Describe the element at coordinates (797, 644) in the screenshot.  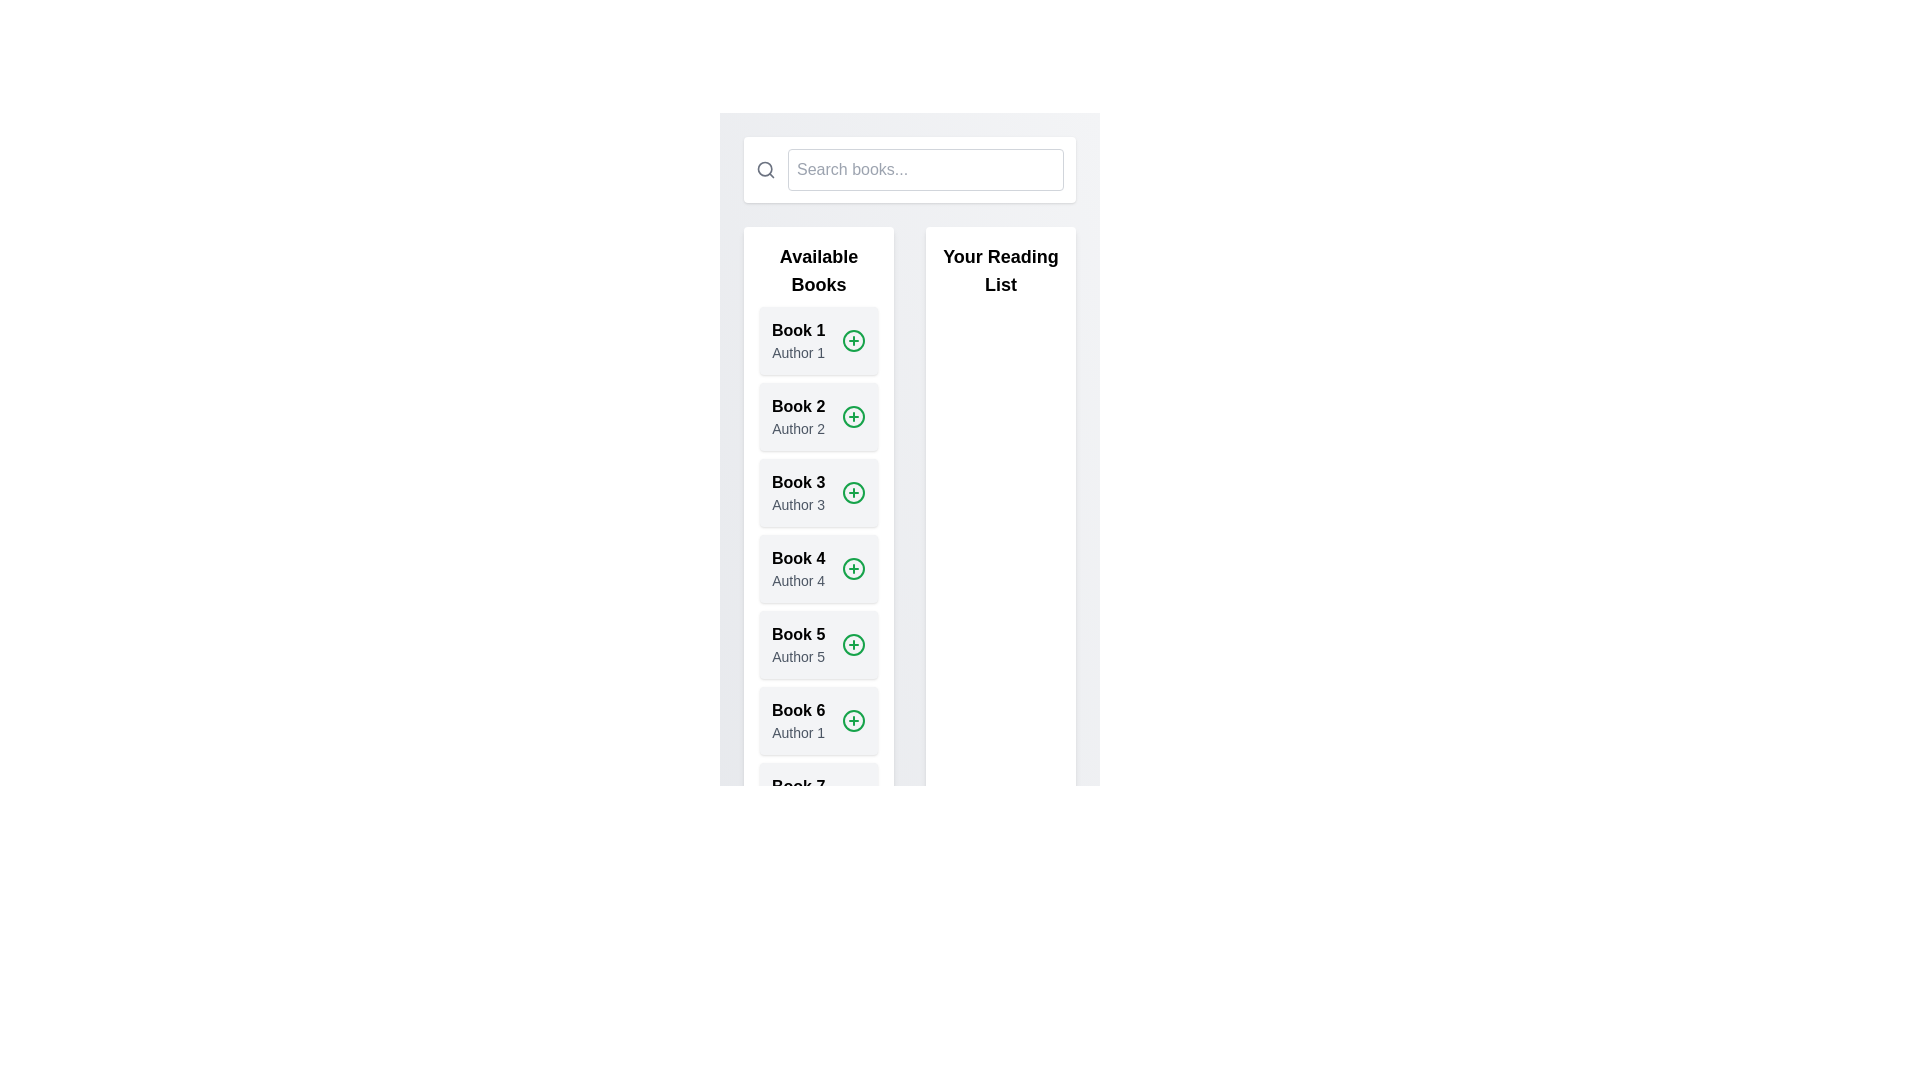
I see `title 'Book 5' and the author 'Author 5' from the text label located in the fifth card from the top of the vertical list of book entries` at that location.